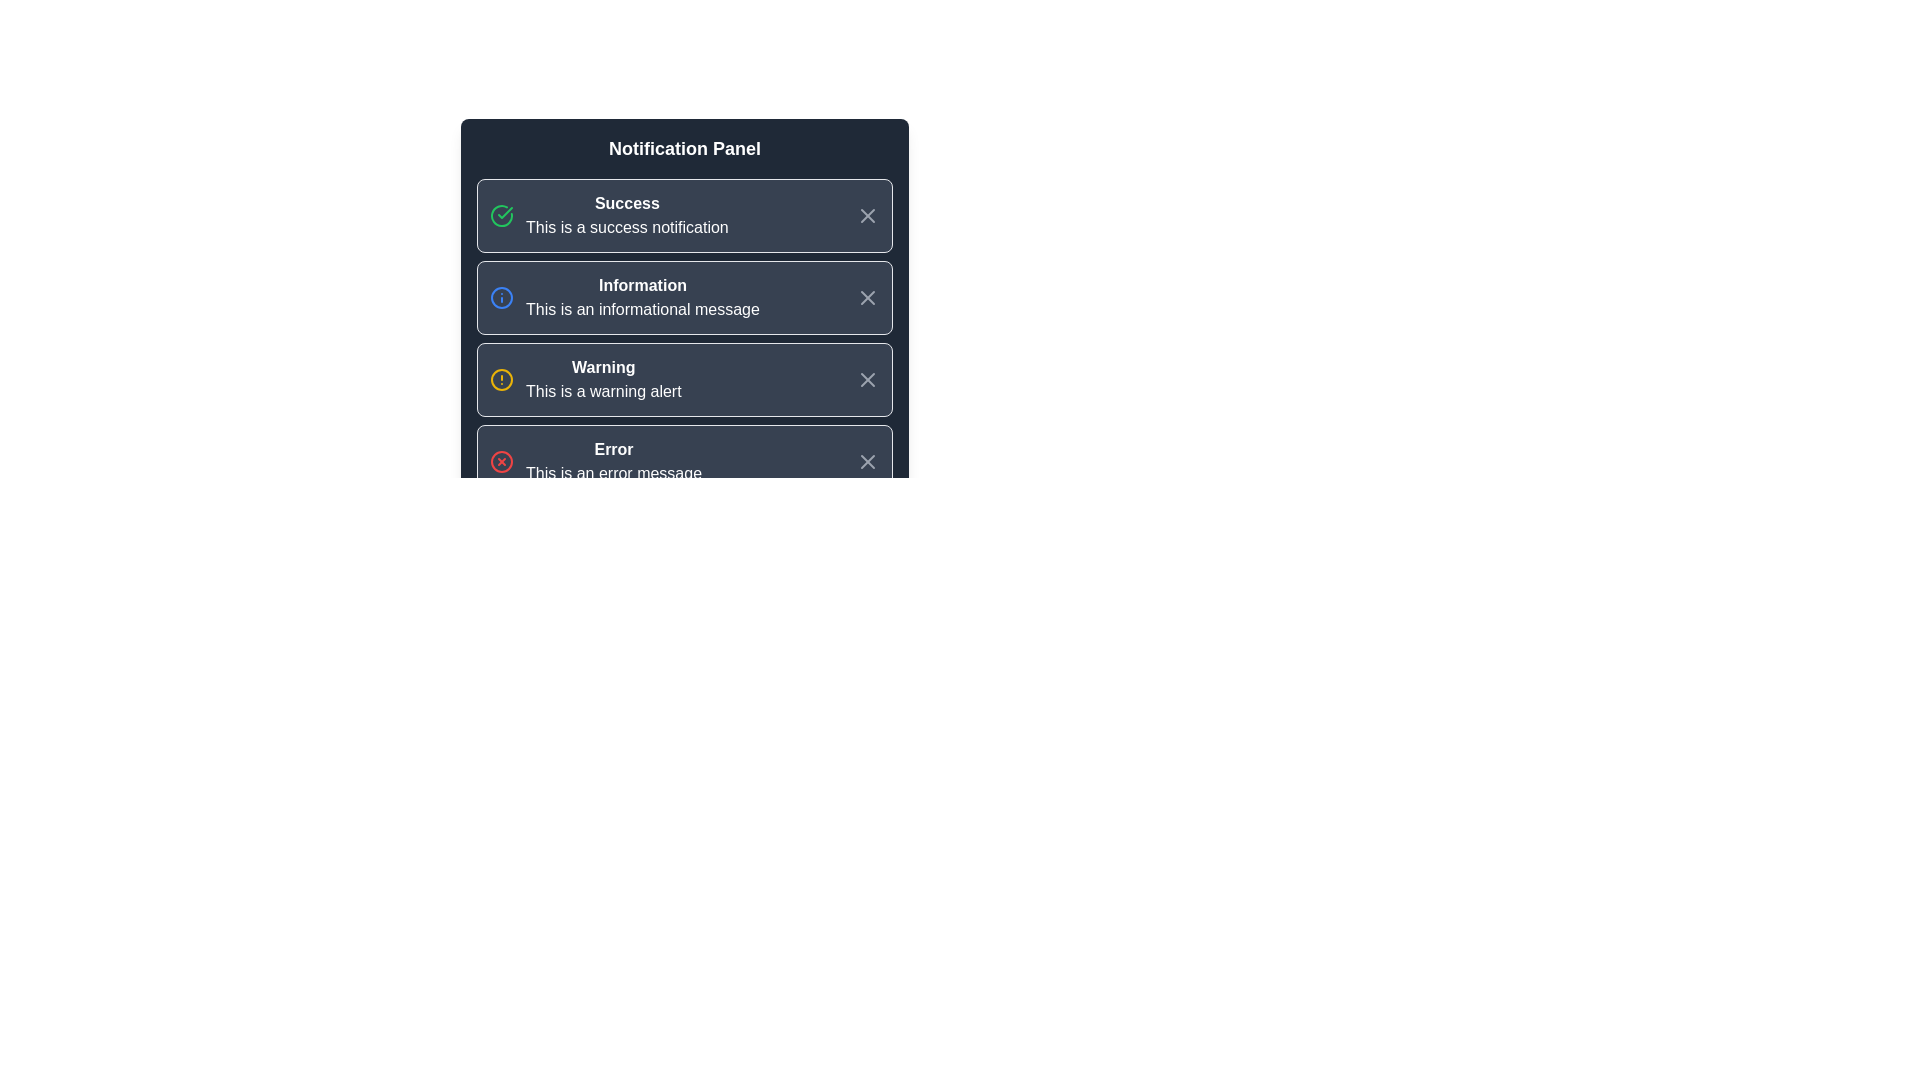 The width and height of the screenshot is (1920, 1080). Describe the element at coordinates (643, 309) in the screenshot. I see `the informational text displaying 'This is an informational message' located in the Notification Panel under the Information section` at that location.